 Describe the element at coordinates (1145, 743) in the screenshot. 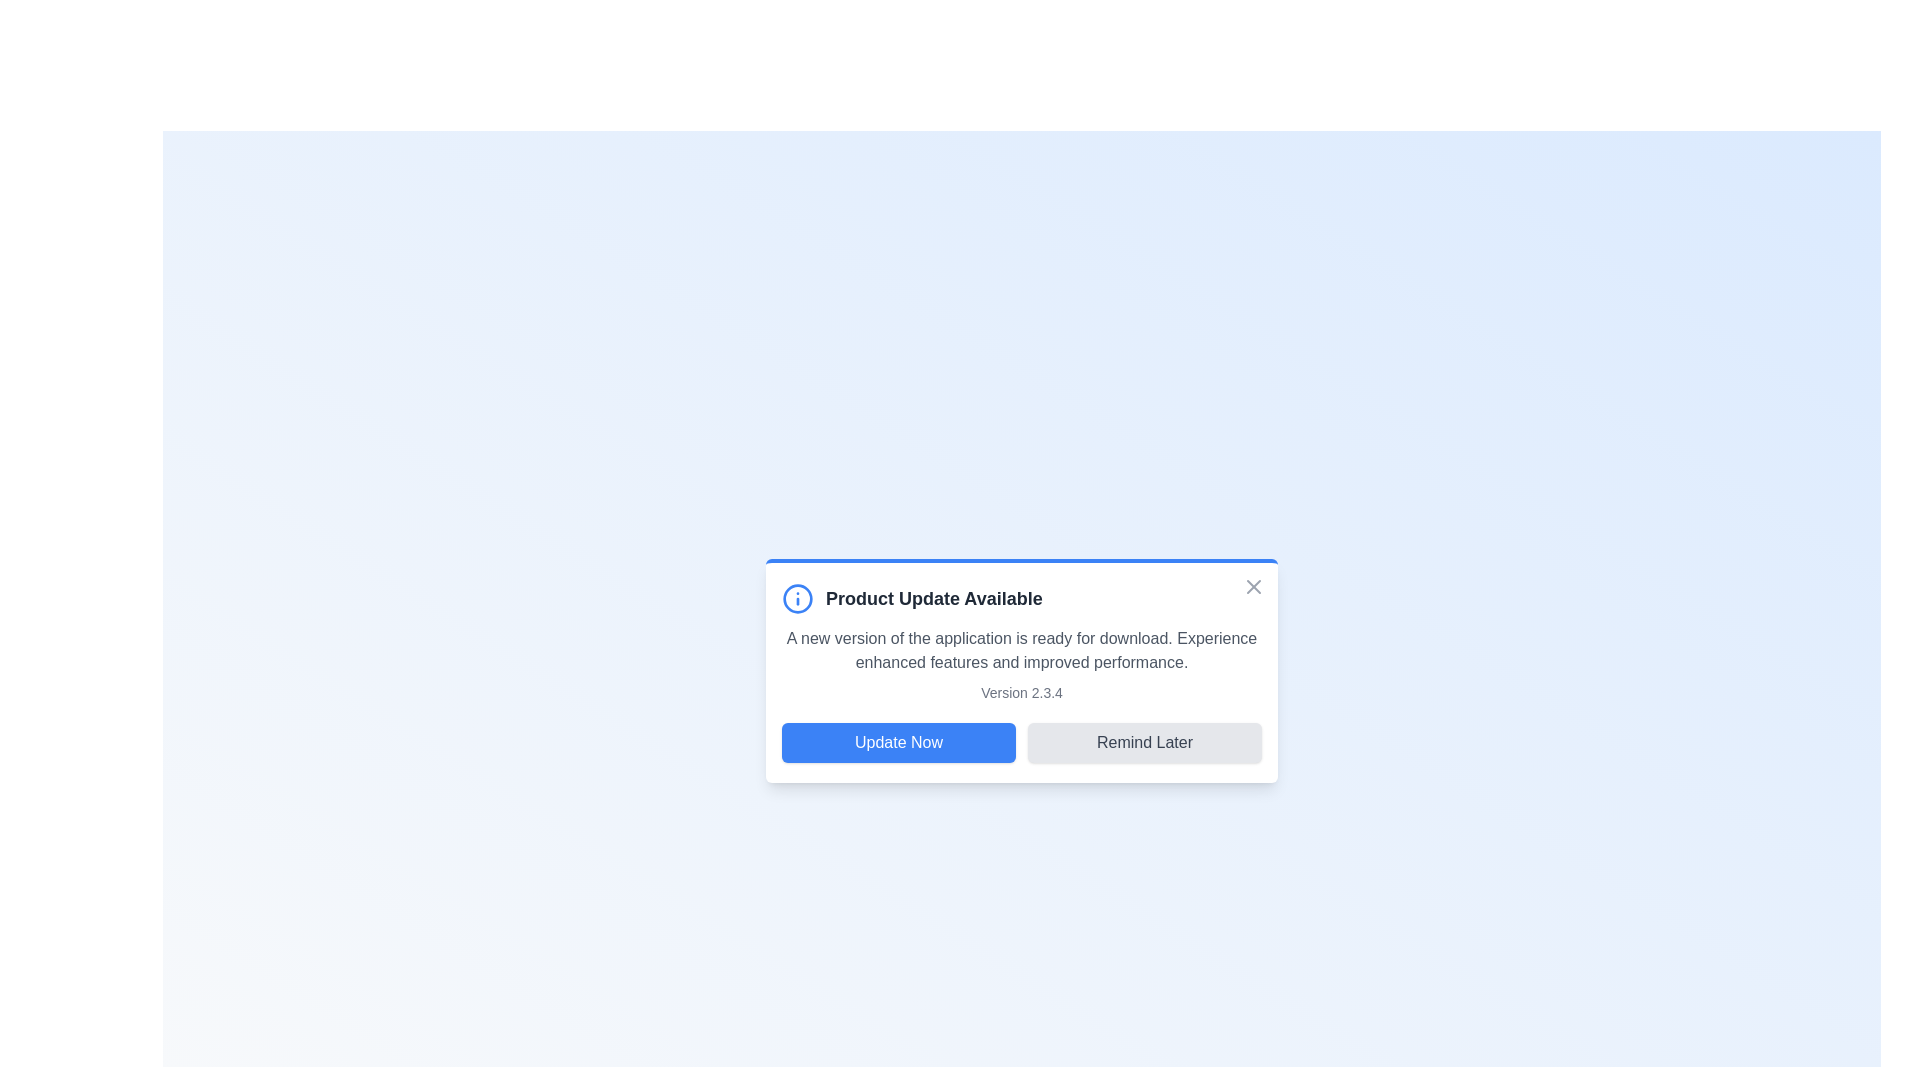

I see `'Remind Later' button to dismiss the notification temporarily` at that location.